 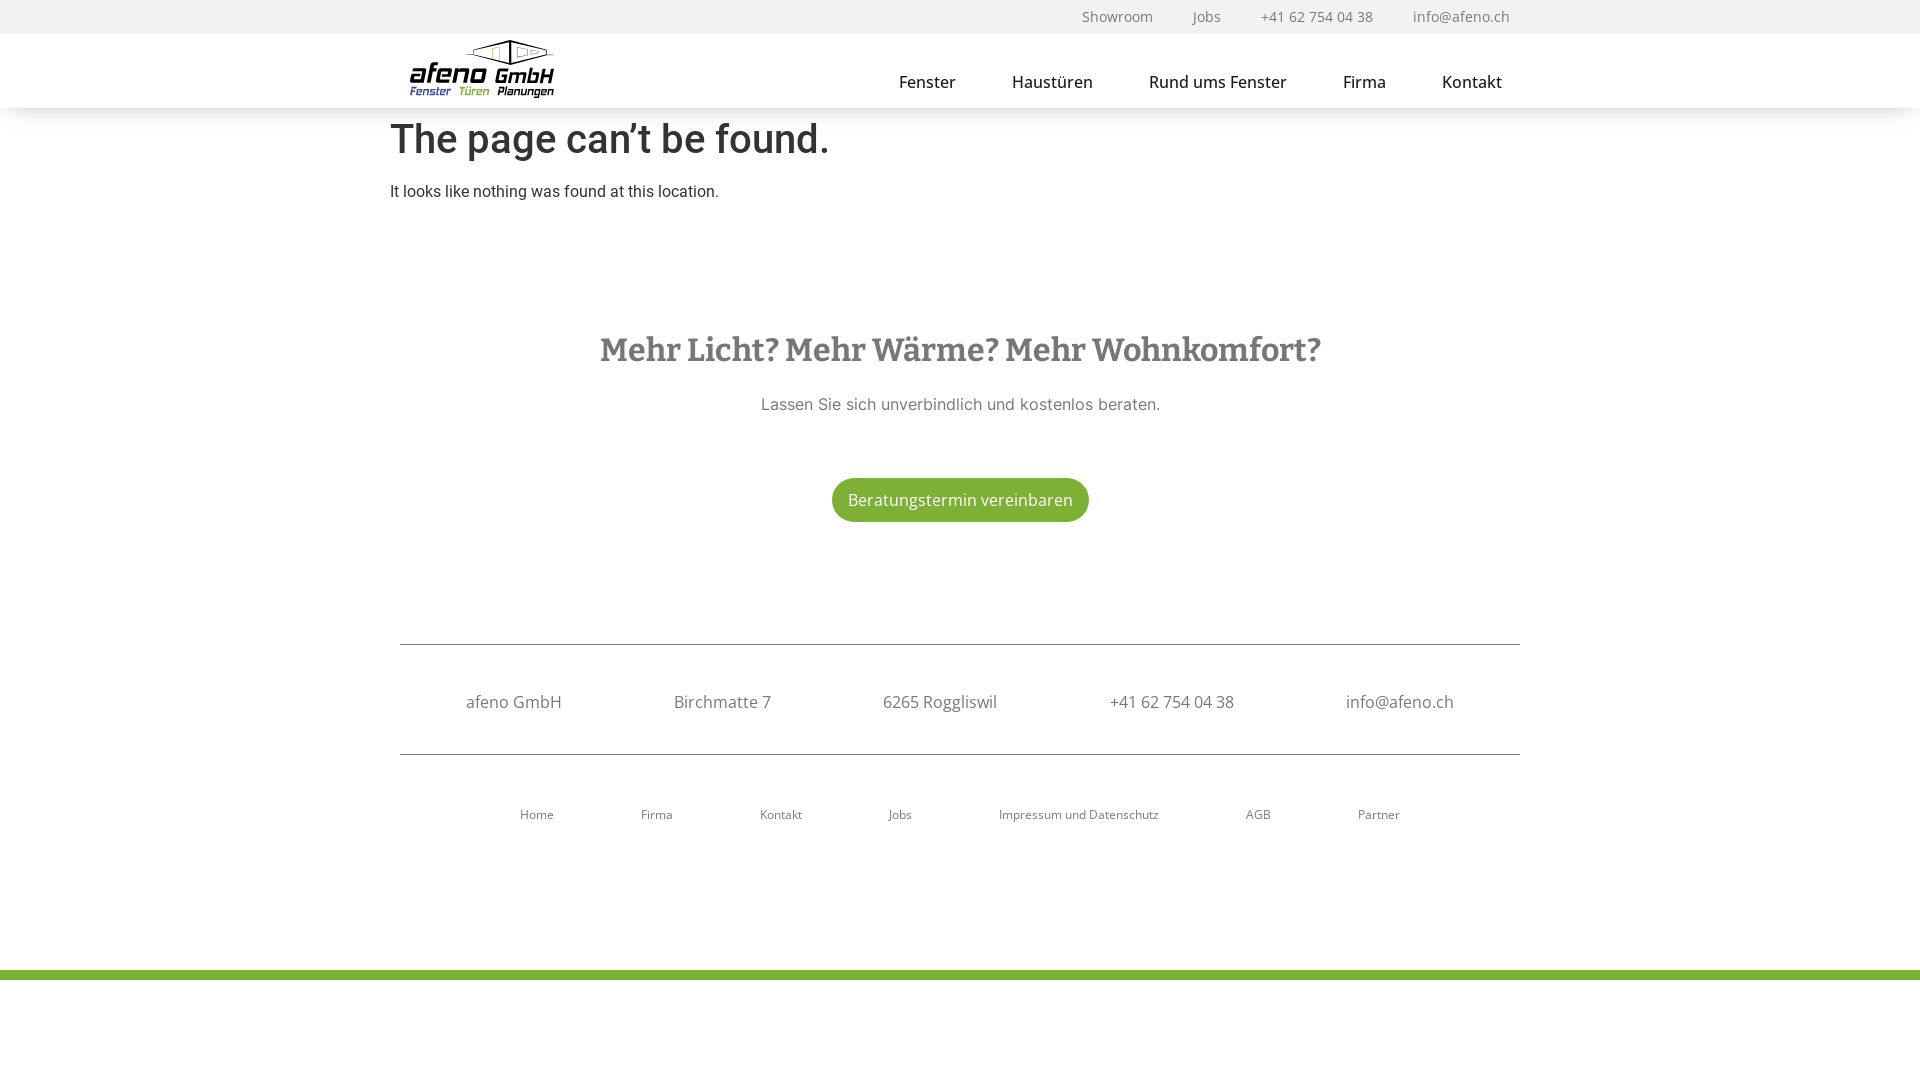 What do you see at coordinates (780, 814) in the screenshot?
I see `'Kontakt'` at bounding box center [780, 814].